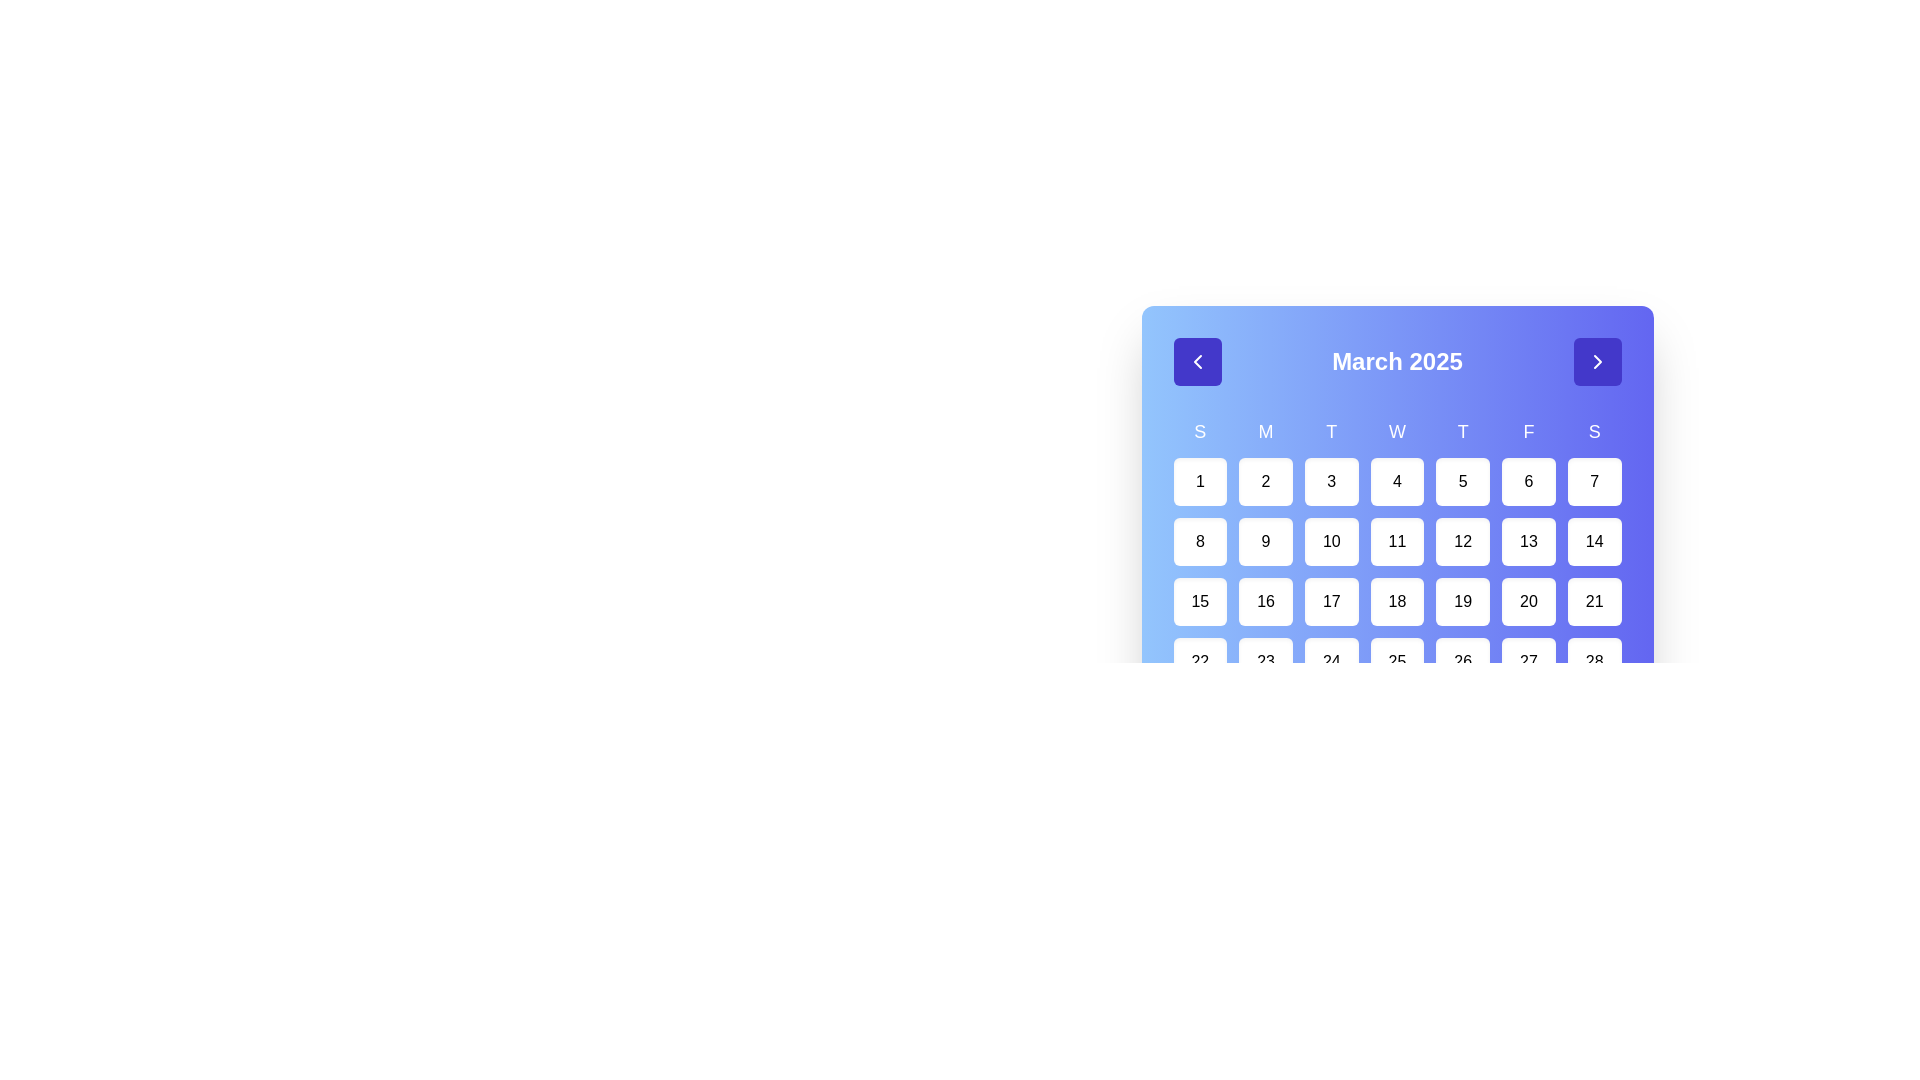  I want to click on the button representing the 23rd day of March 2025 in the calendar view, so click(1265, 662).